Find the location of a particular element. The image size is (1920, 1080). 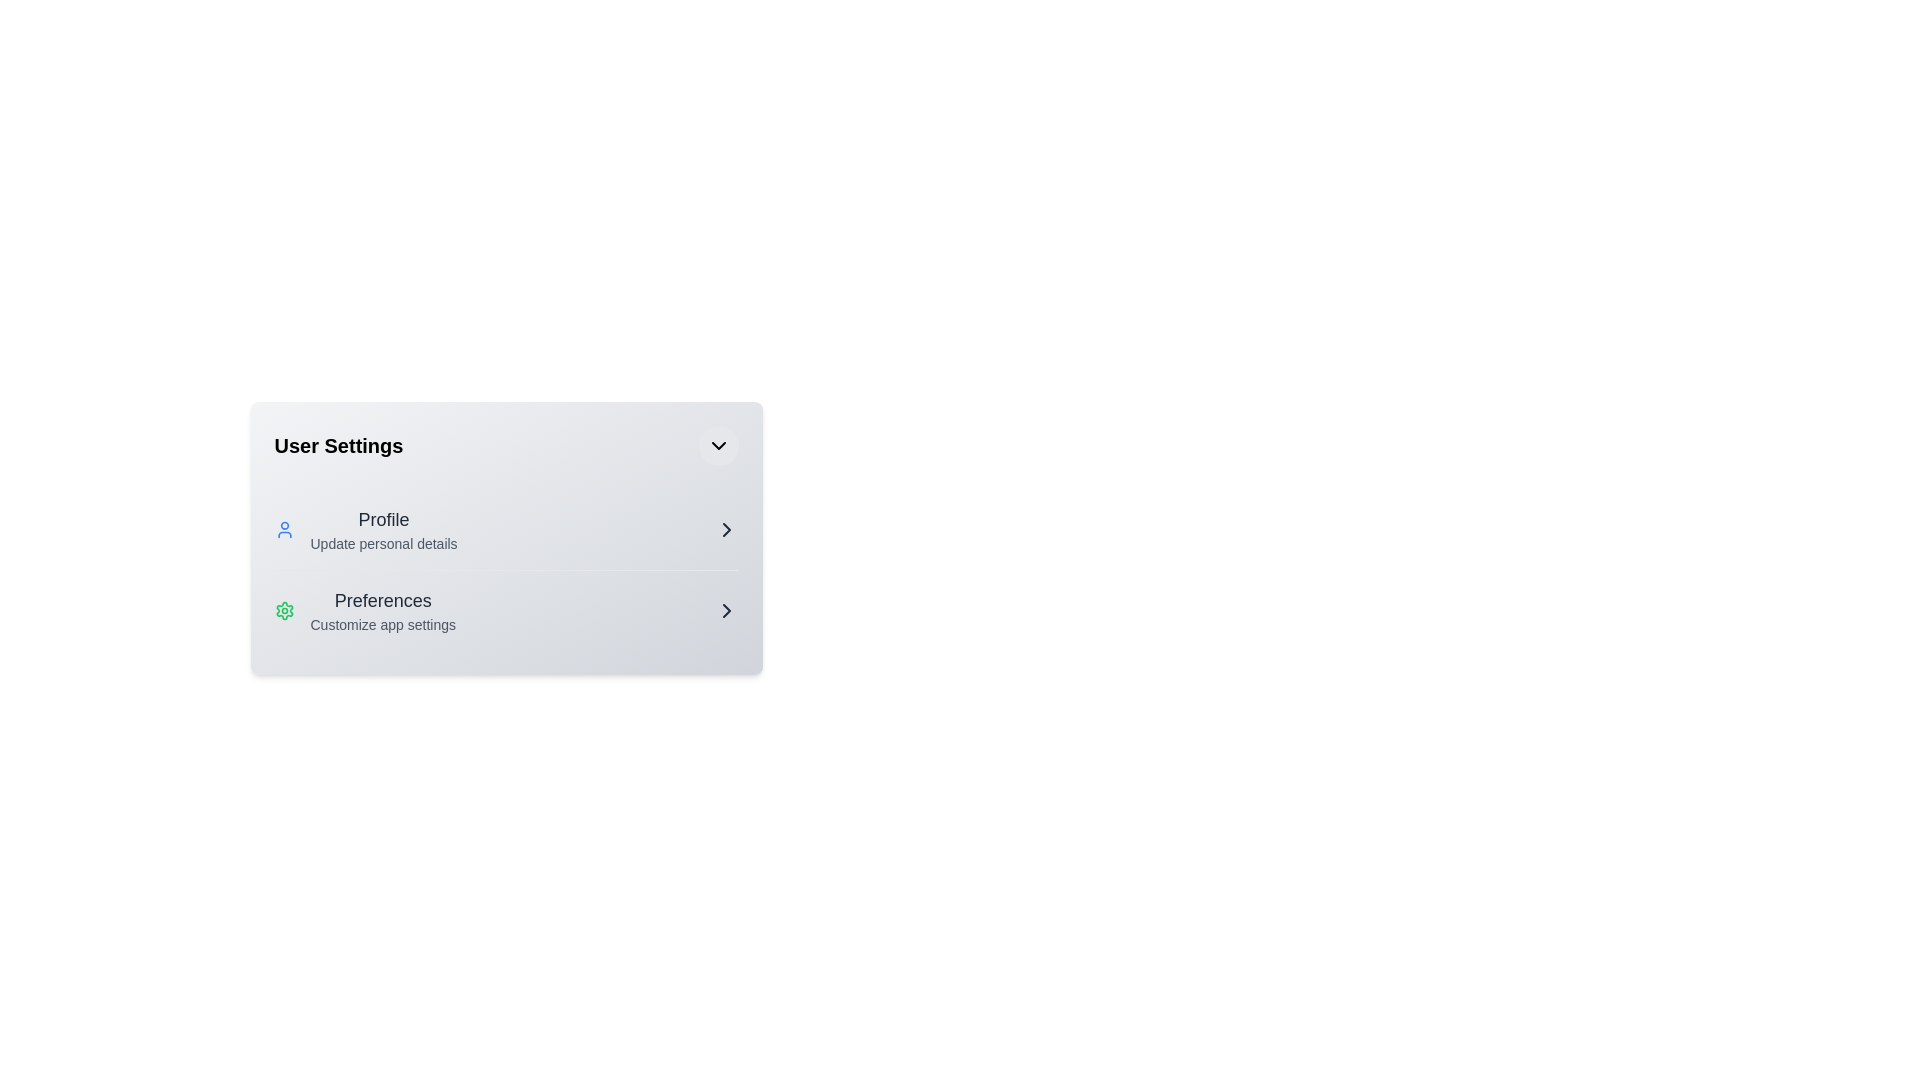

the navigational indicator icon located to the right of the 'Preferences' label in the 'User Settings' card is located at coordinates (725, 609).